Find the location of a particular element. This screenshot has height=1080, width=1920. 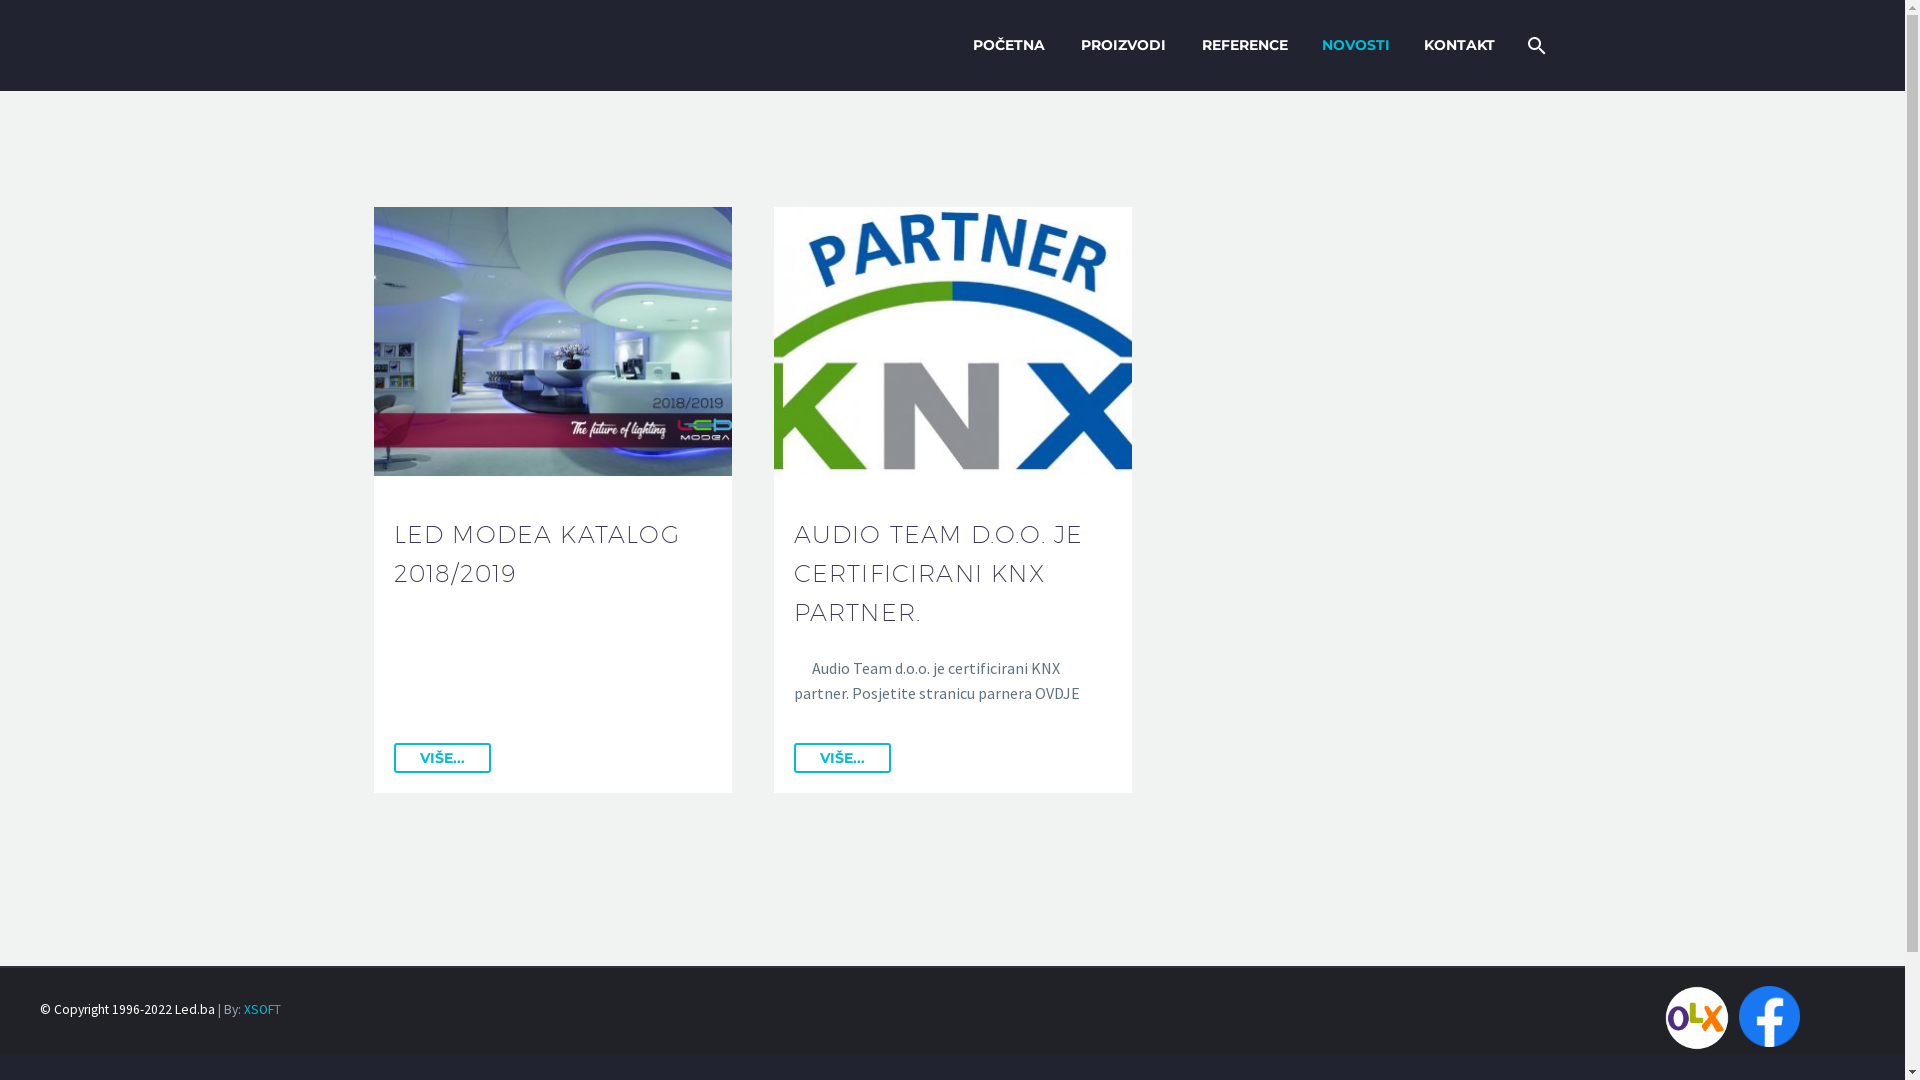

'LED MODEA KATALOG 2018/2019' is located at coordinates (393, 554).